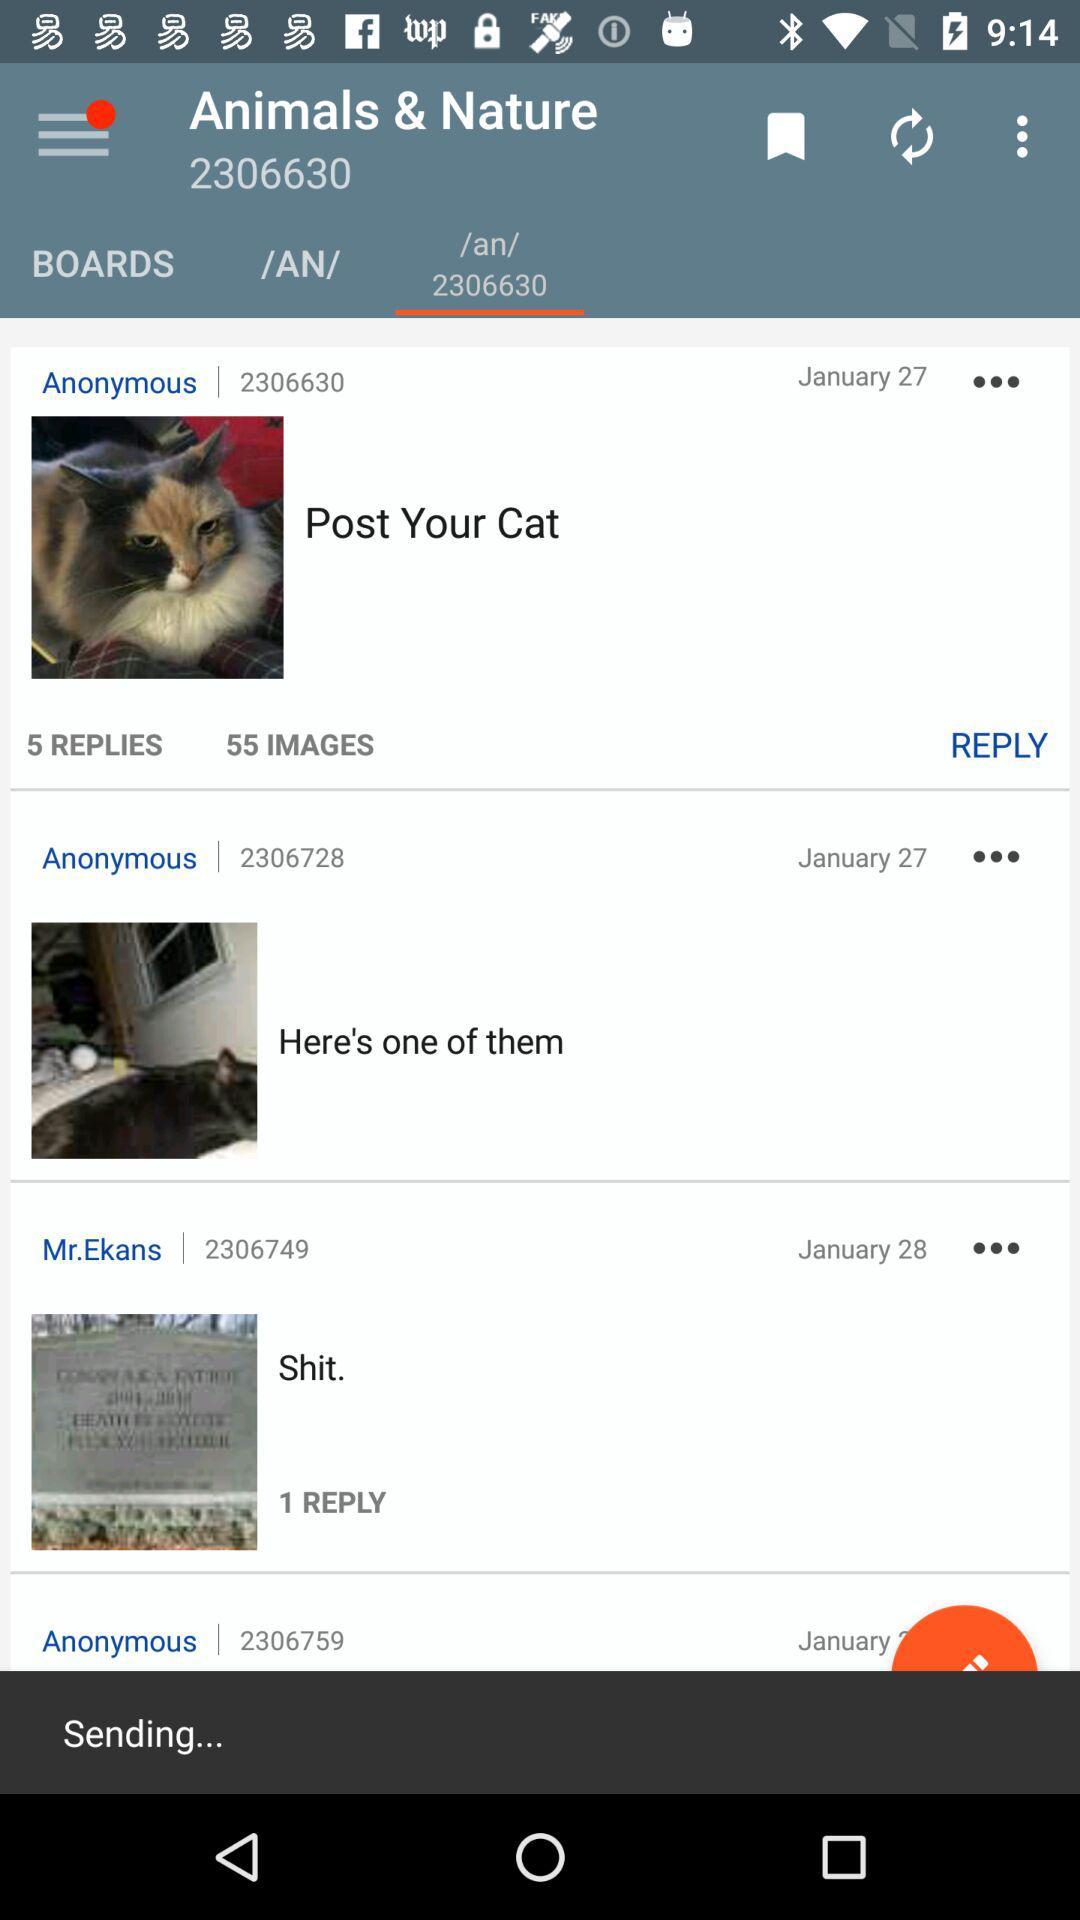  I want to click on open menu, so click(72, 135).